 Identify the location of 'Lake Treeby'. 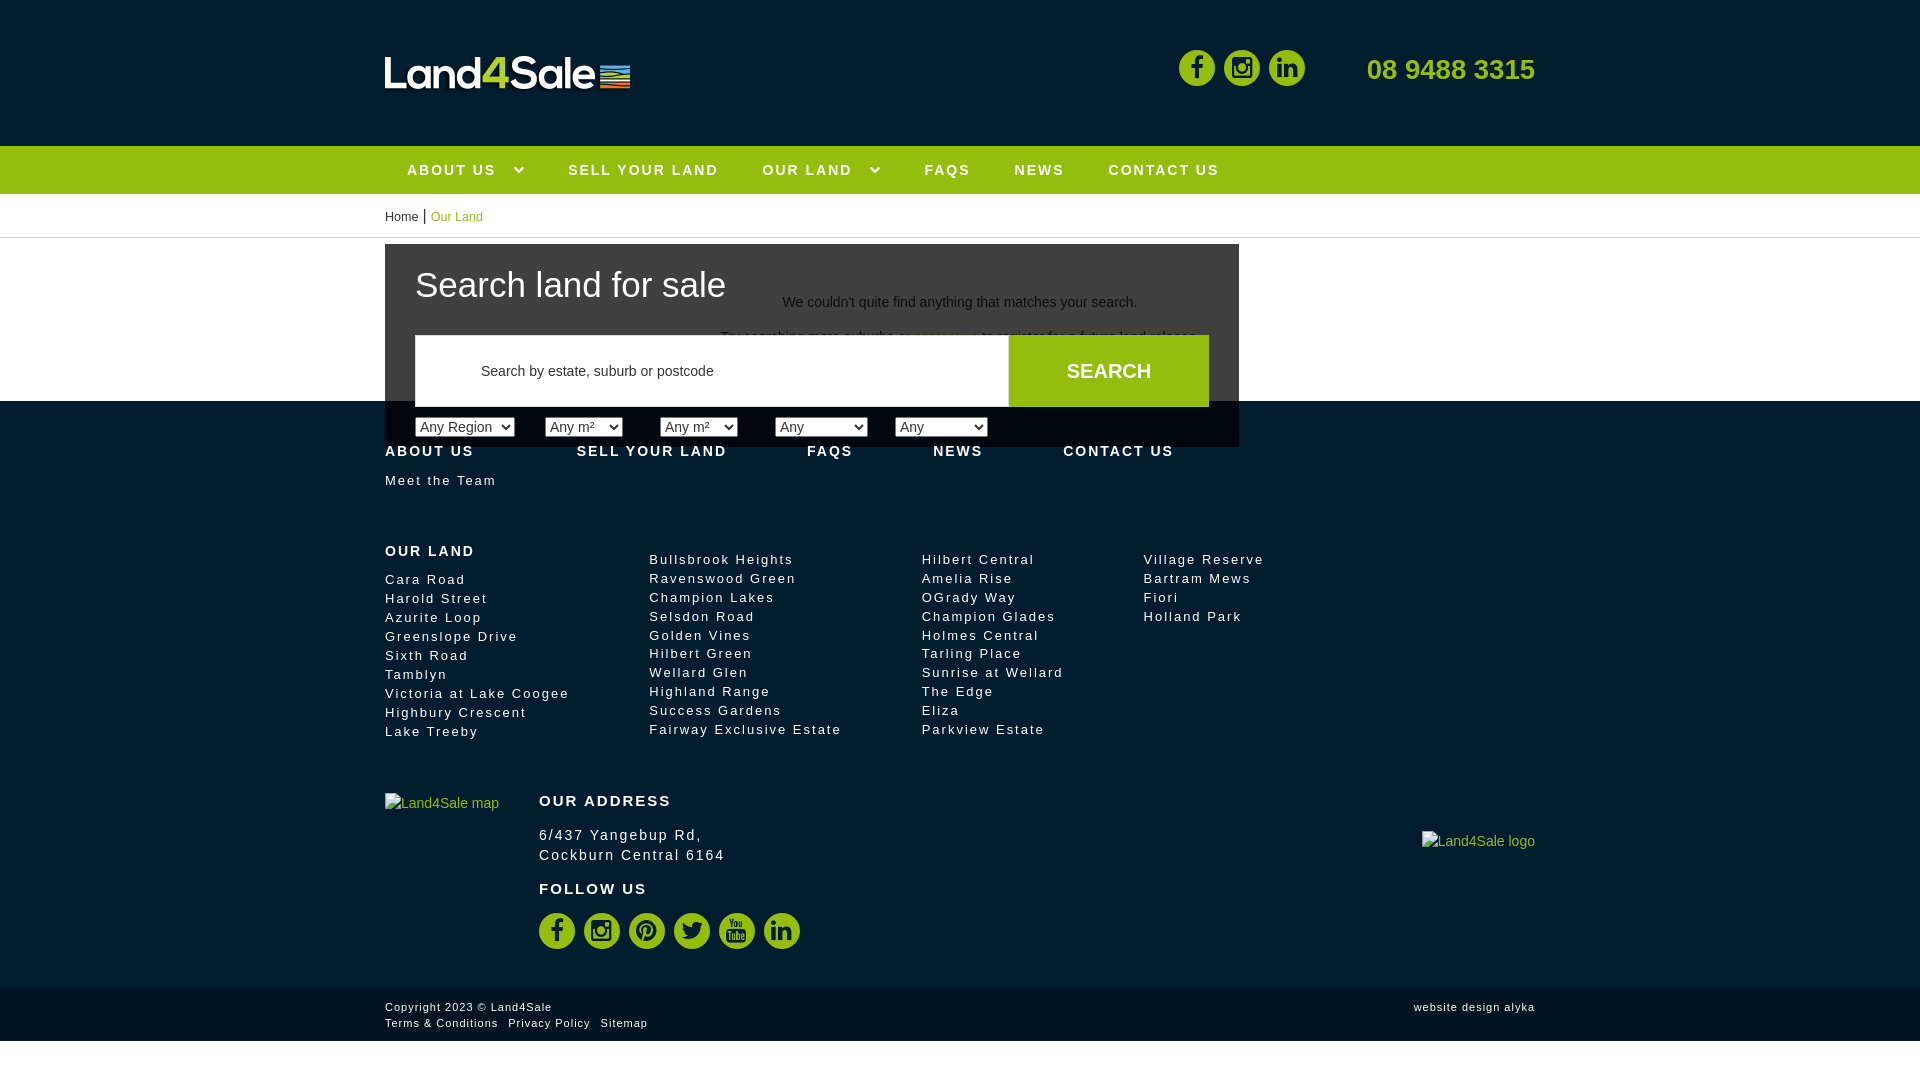
(430, 731).